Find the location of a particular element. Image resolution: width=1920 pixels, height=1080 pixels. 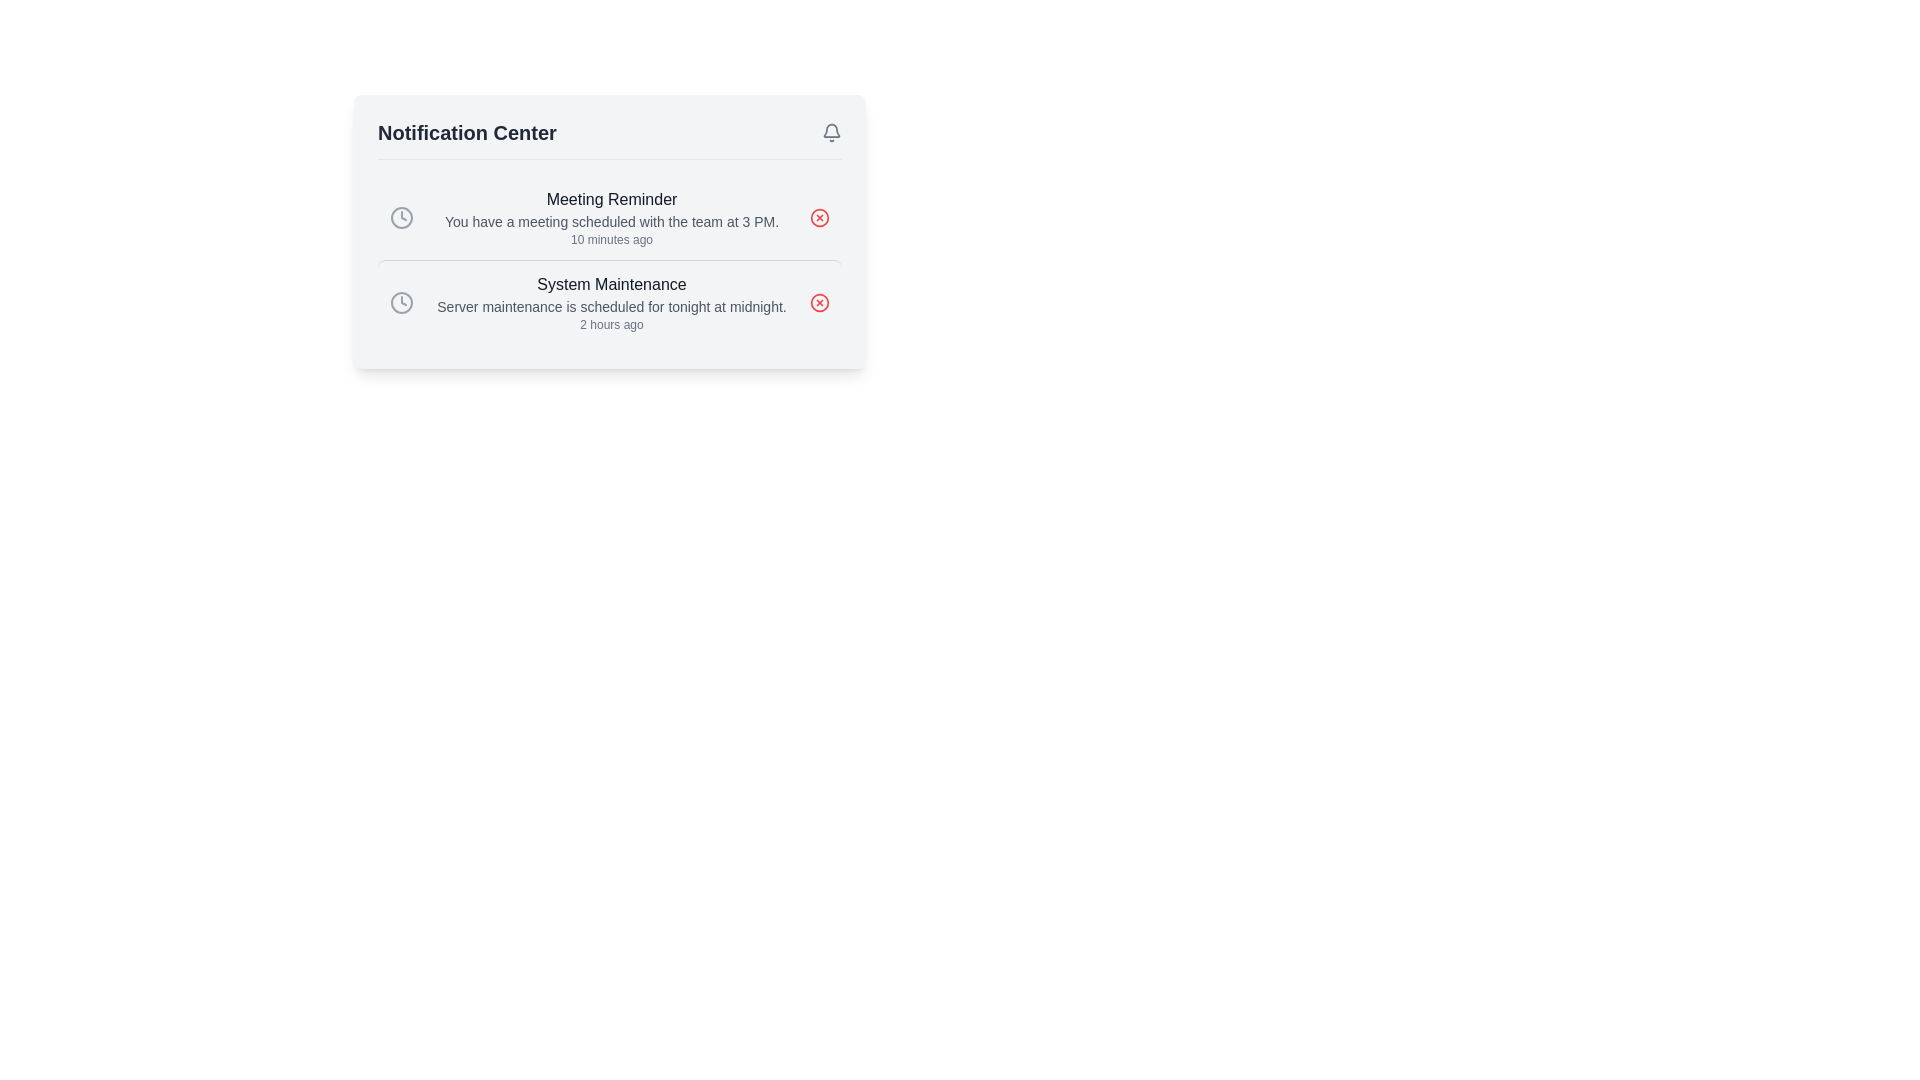

the SVG circle element that serves as a decorative boundary of the clock icon, located within the notification block near the left margin of the first notification item is located at coordinates (401, 303).